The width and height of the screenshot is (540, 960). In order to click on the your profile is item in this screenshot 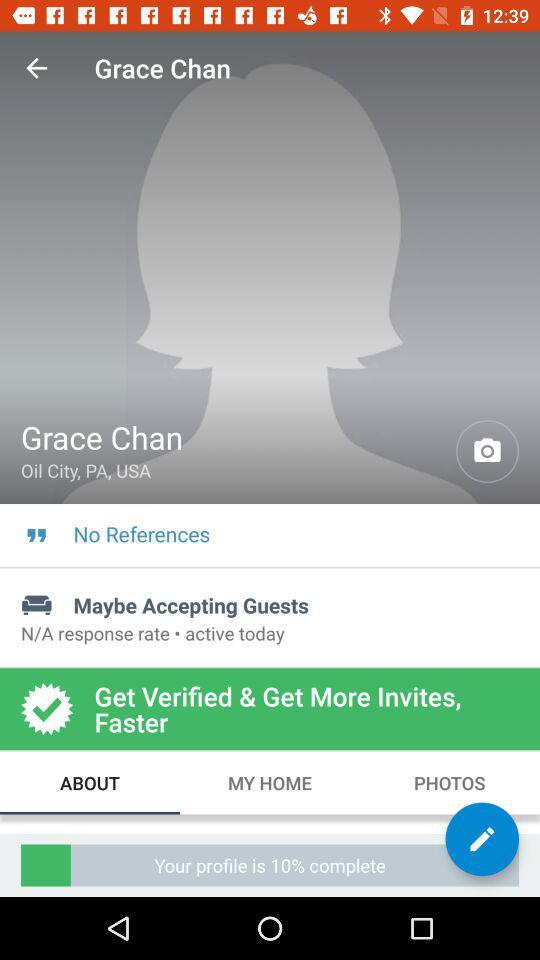, I will do `click(270, 864)`.